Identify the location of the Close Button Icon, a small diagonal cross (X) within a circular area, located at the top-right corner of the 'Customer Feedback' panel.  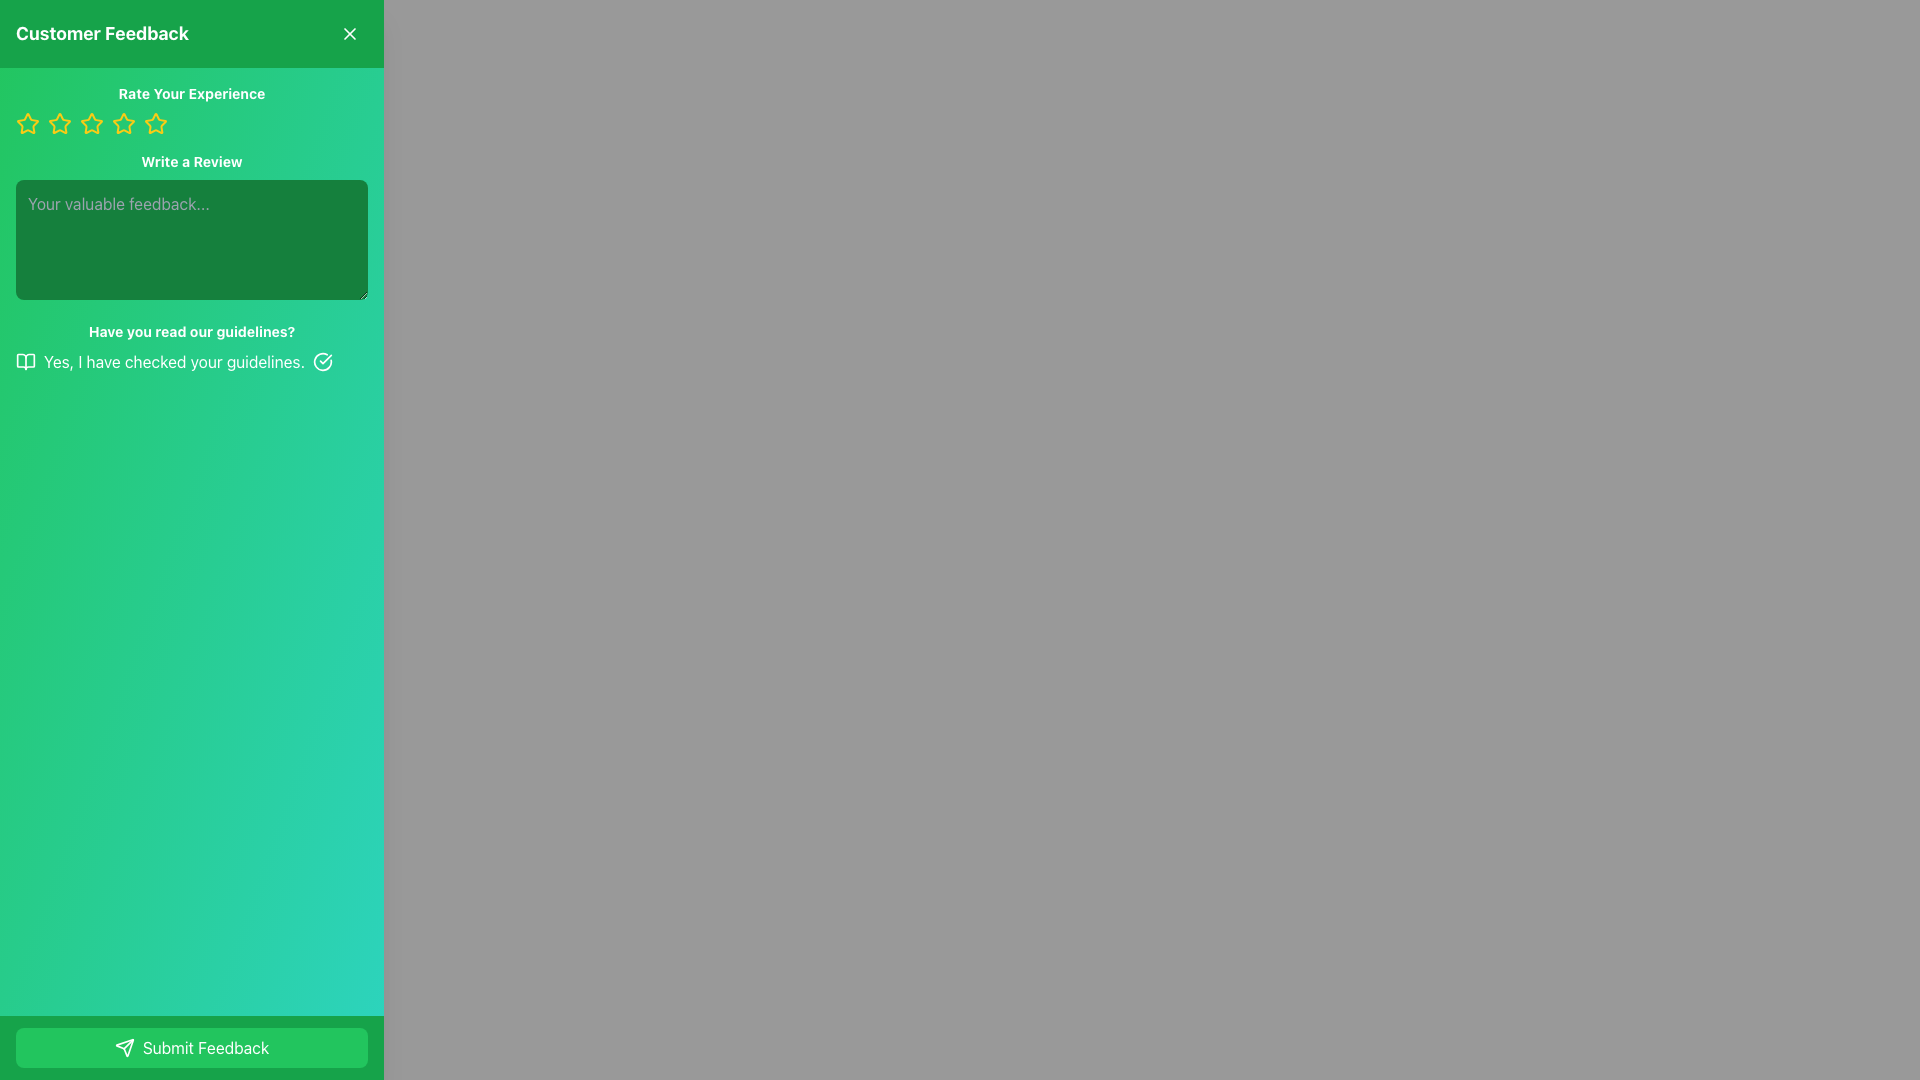
(350, 34).